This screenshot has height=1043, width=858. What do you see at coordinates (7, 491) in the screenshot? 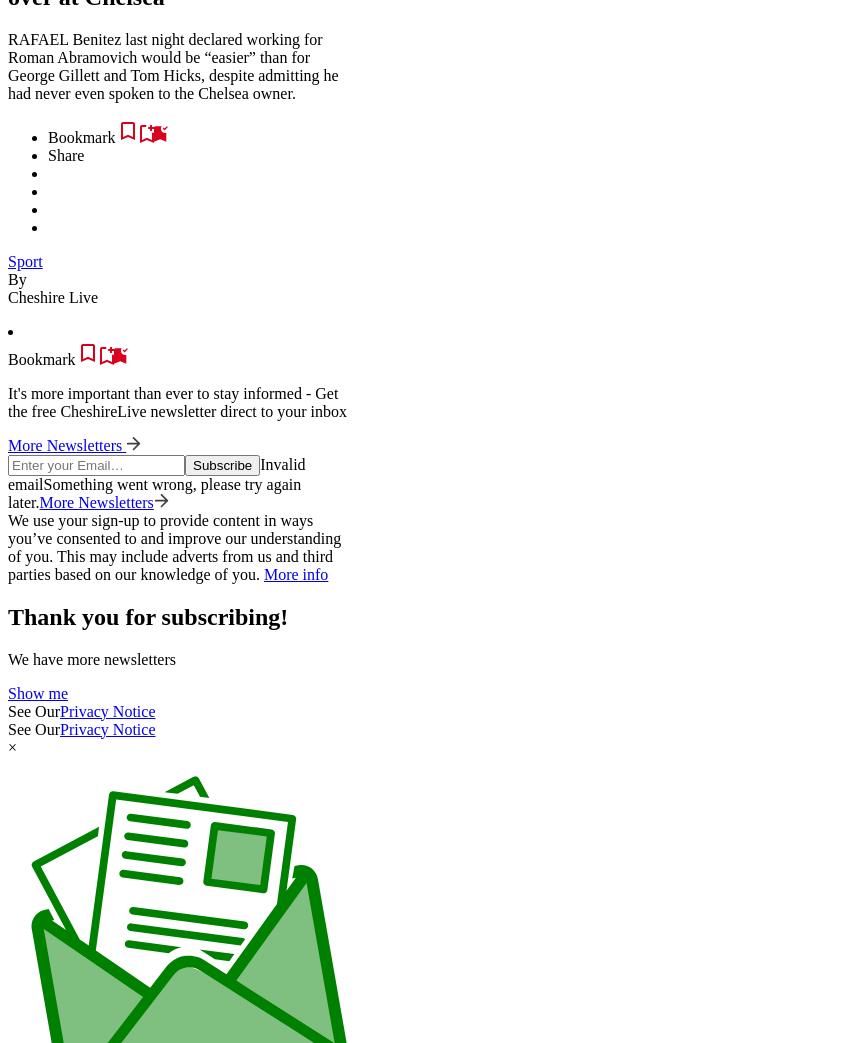
I see `'Something went wrong, please try again later.'` at bounding box center [7, 491].